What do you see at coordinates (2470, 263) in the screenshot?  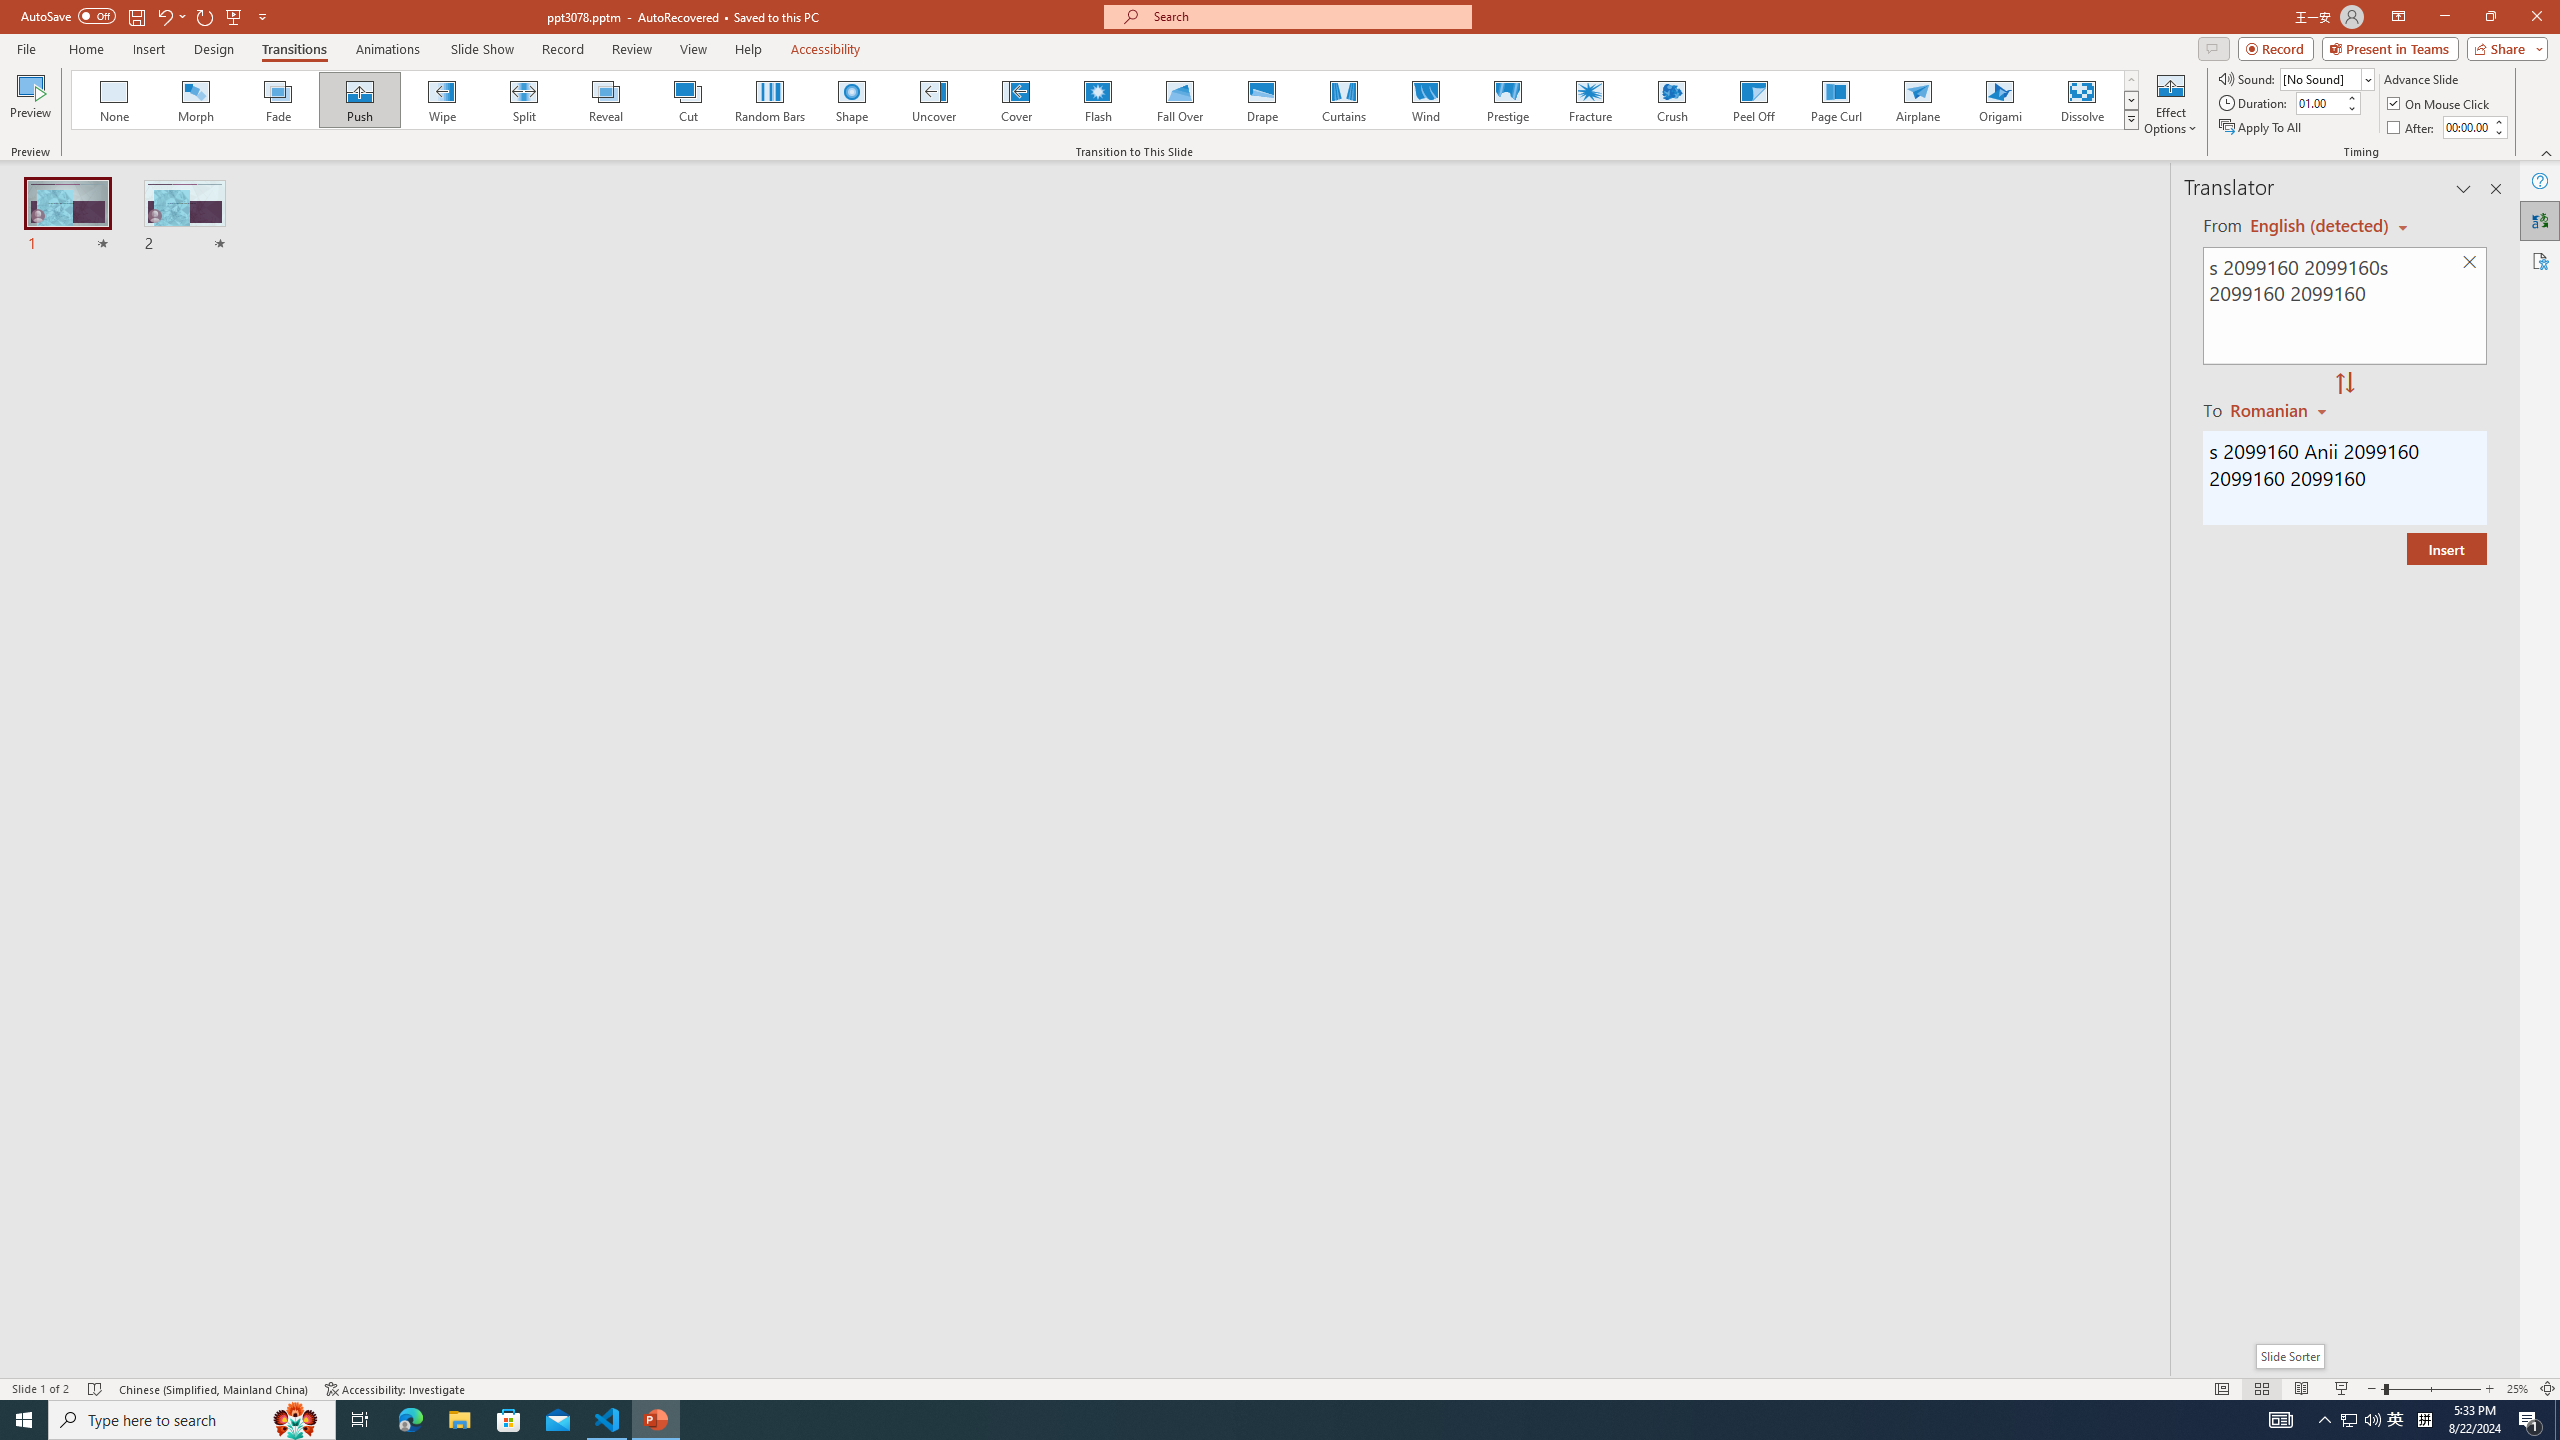 I see `'Clear text'` at bounding box center [2470, 263].